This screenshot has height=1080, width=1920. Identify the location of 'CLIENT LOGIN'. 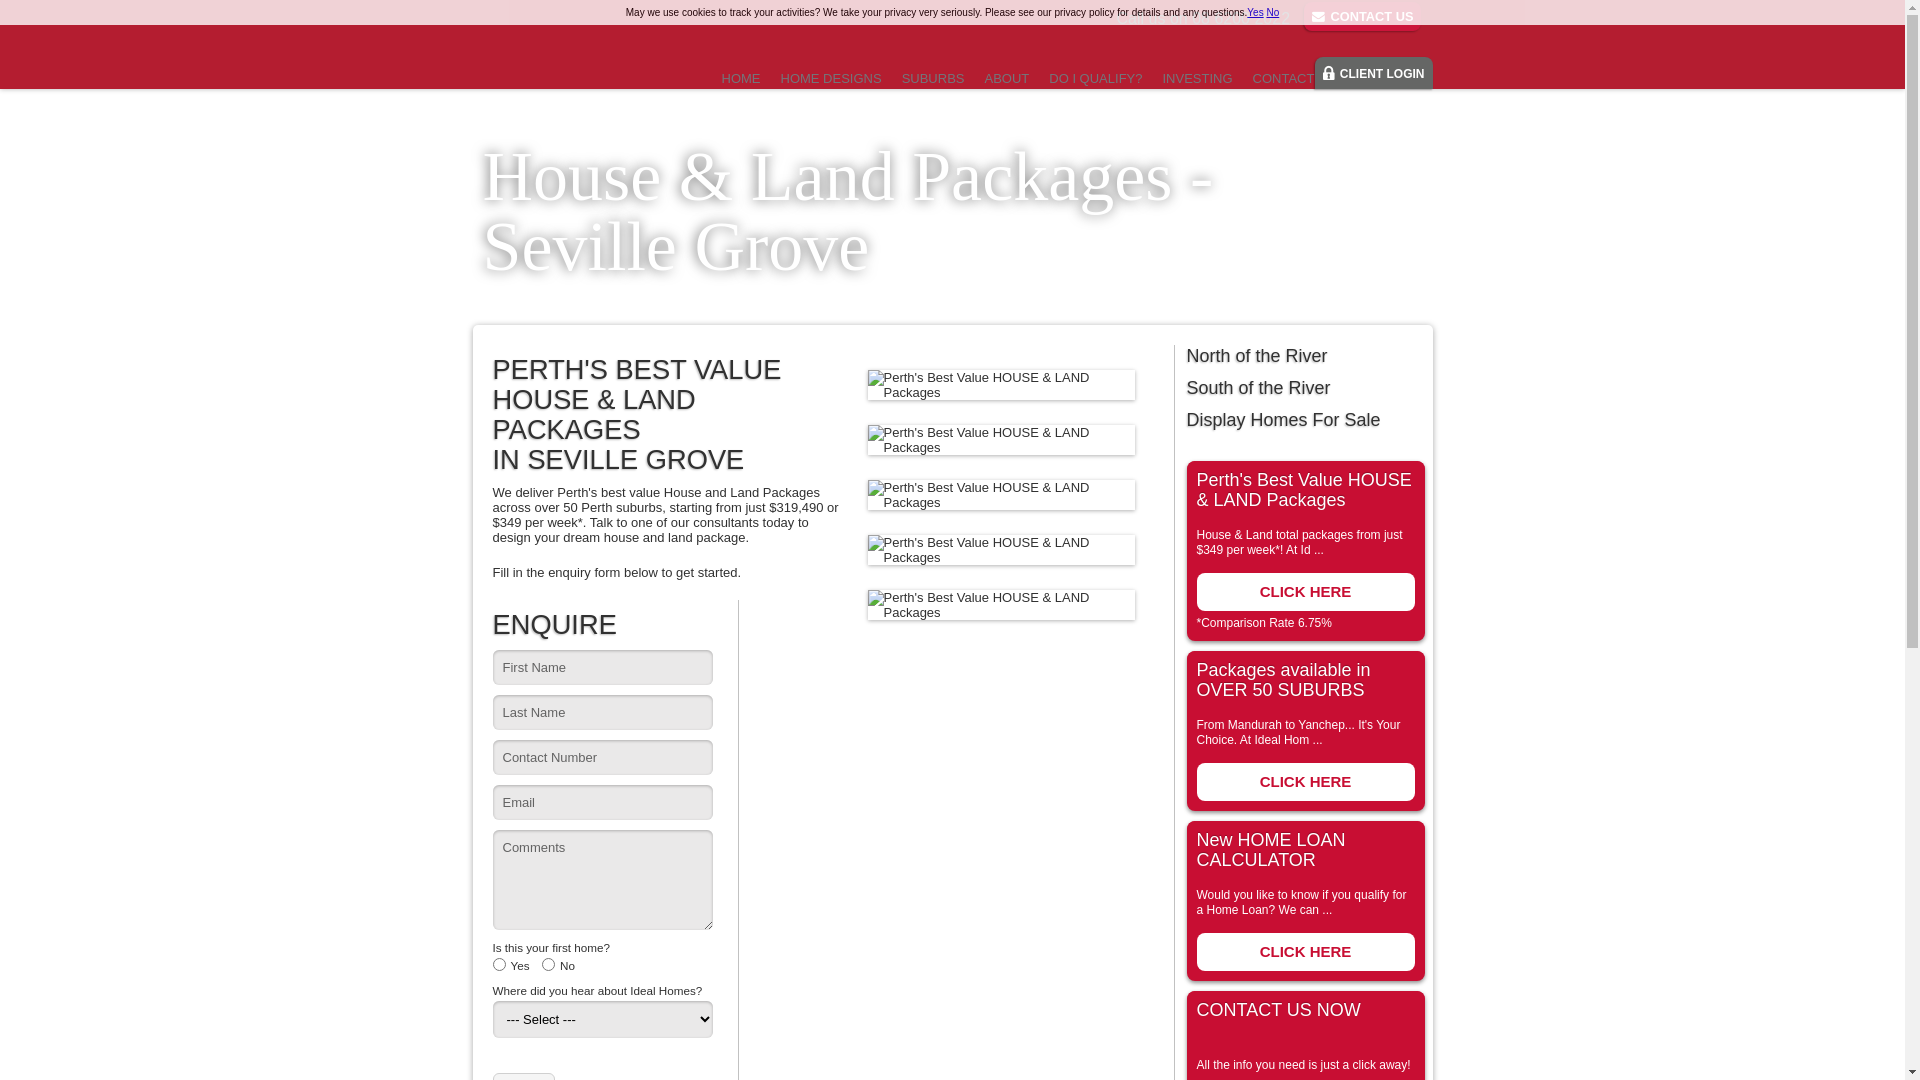
(1372, 72).